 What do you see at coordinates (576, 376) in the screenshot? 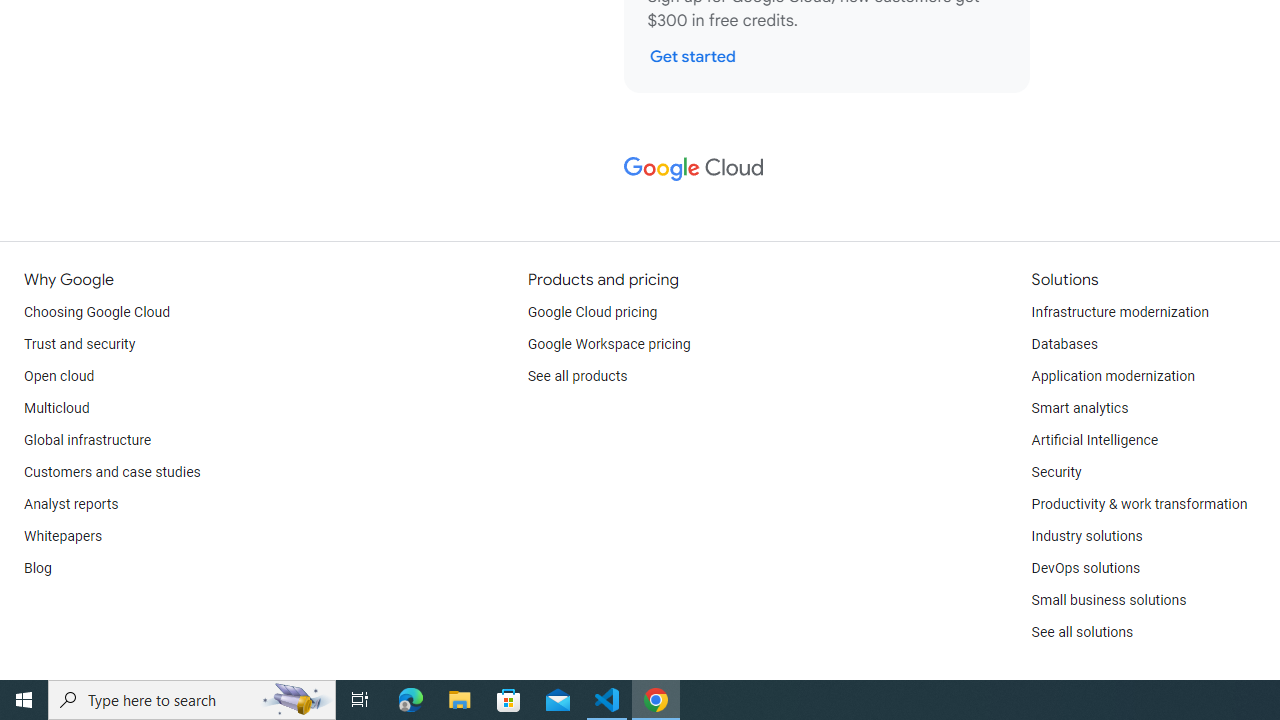
I see `'See all products'` at bounding box center [576, 376].